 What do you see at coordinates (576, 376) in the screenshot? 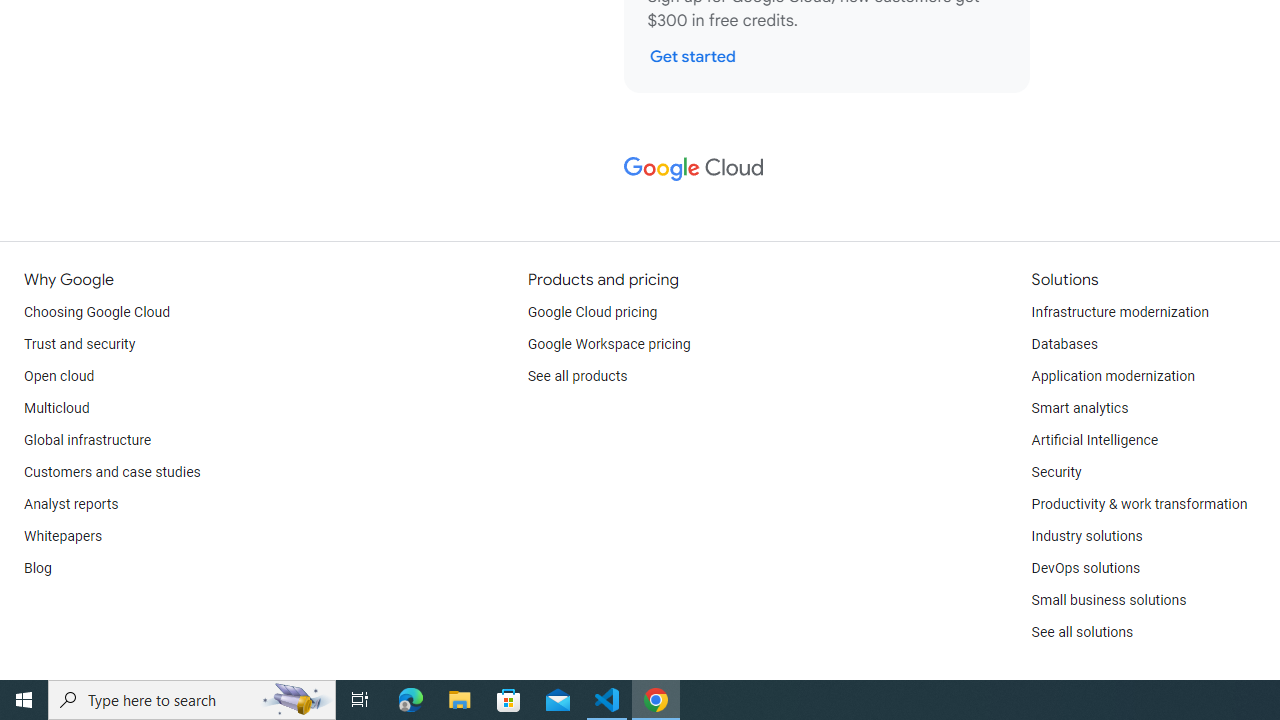
I see `'See all products'` at bounding box center [576, 376].